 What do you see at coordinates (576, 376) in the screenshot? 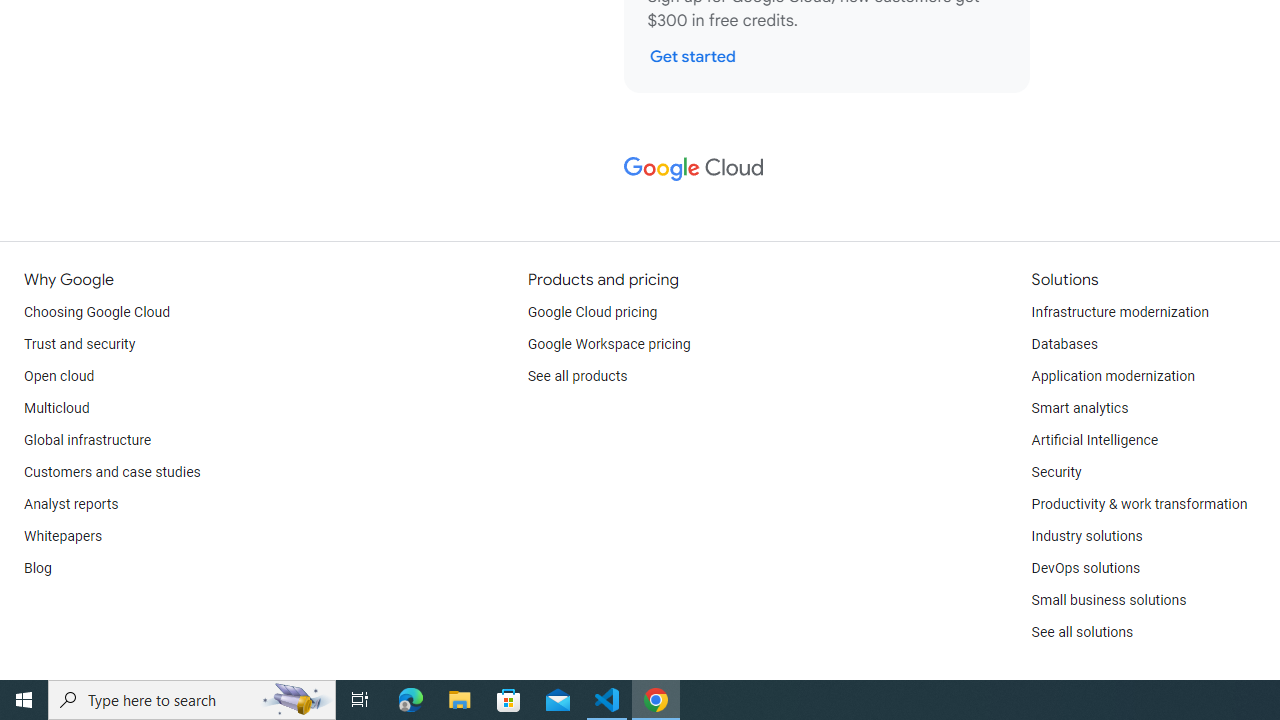
I see `'See all products'` at bounding box center [576, 376].